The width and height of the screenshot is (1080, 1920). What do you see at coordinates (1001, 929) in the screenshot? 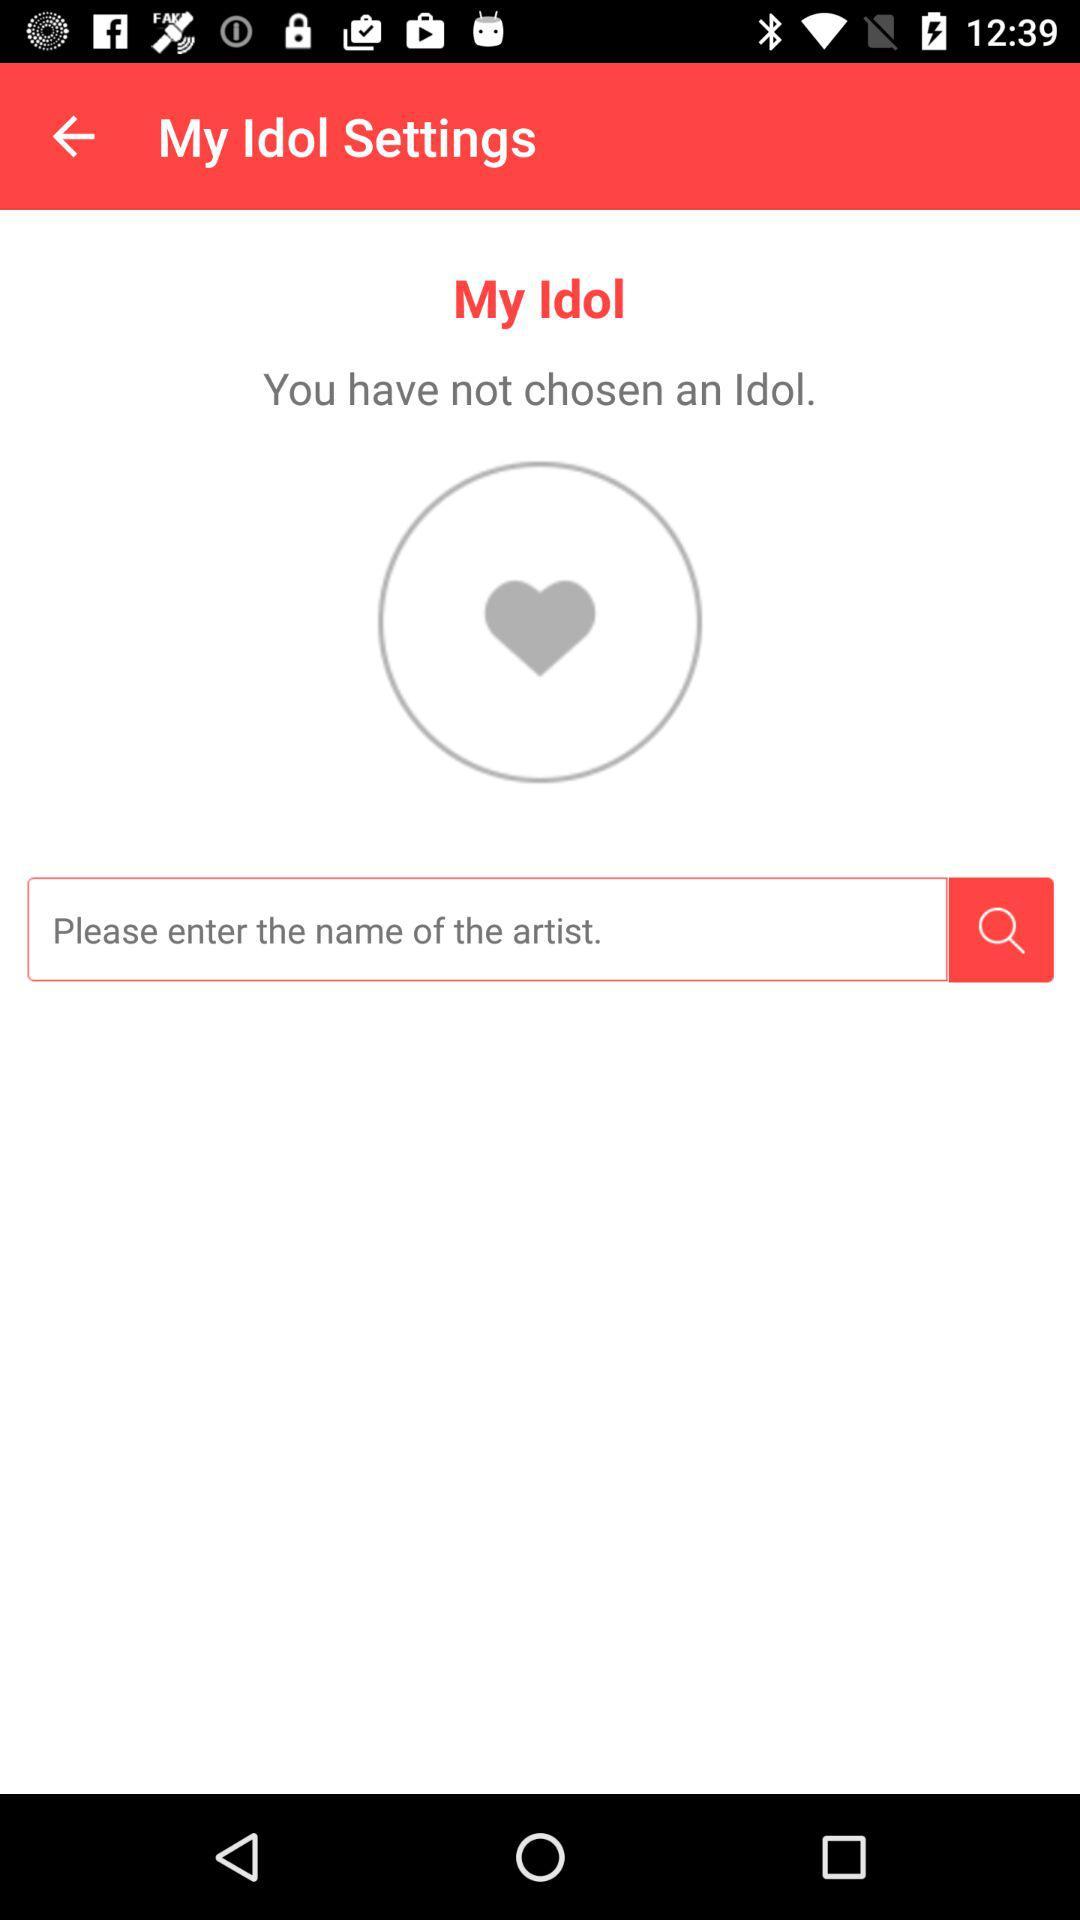
I see `the item on the right` at bounding box center [1001, 929].